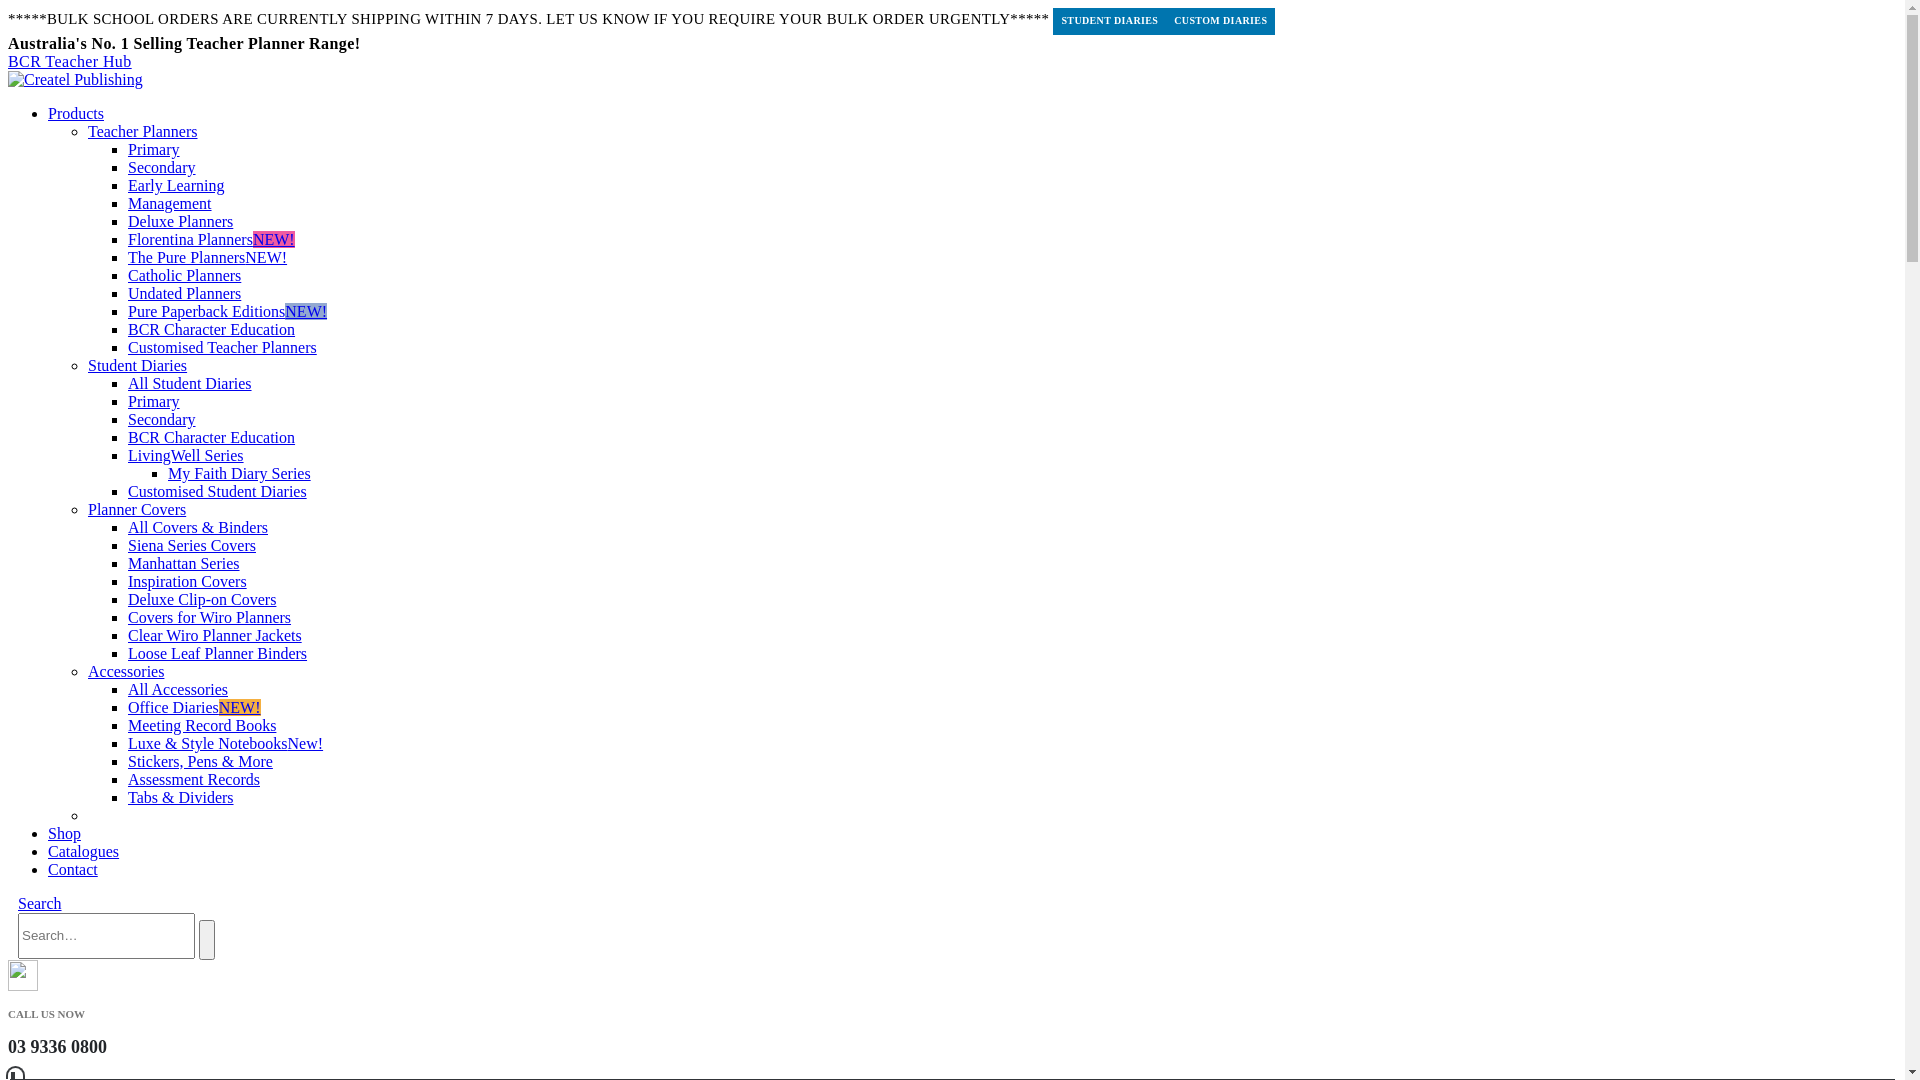 This screenshot has height=1080, width=1920. I want to click on 'Inspiration Covers', so click(127, 581).